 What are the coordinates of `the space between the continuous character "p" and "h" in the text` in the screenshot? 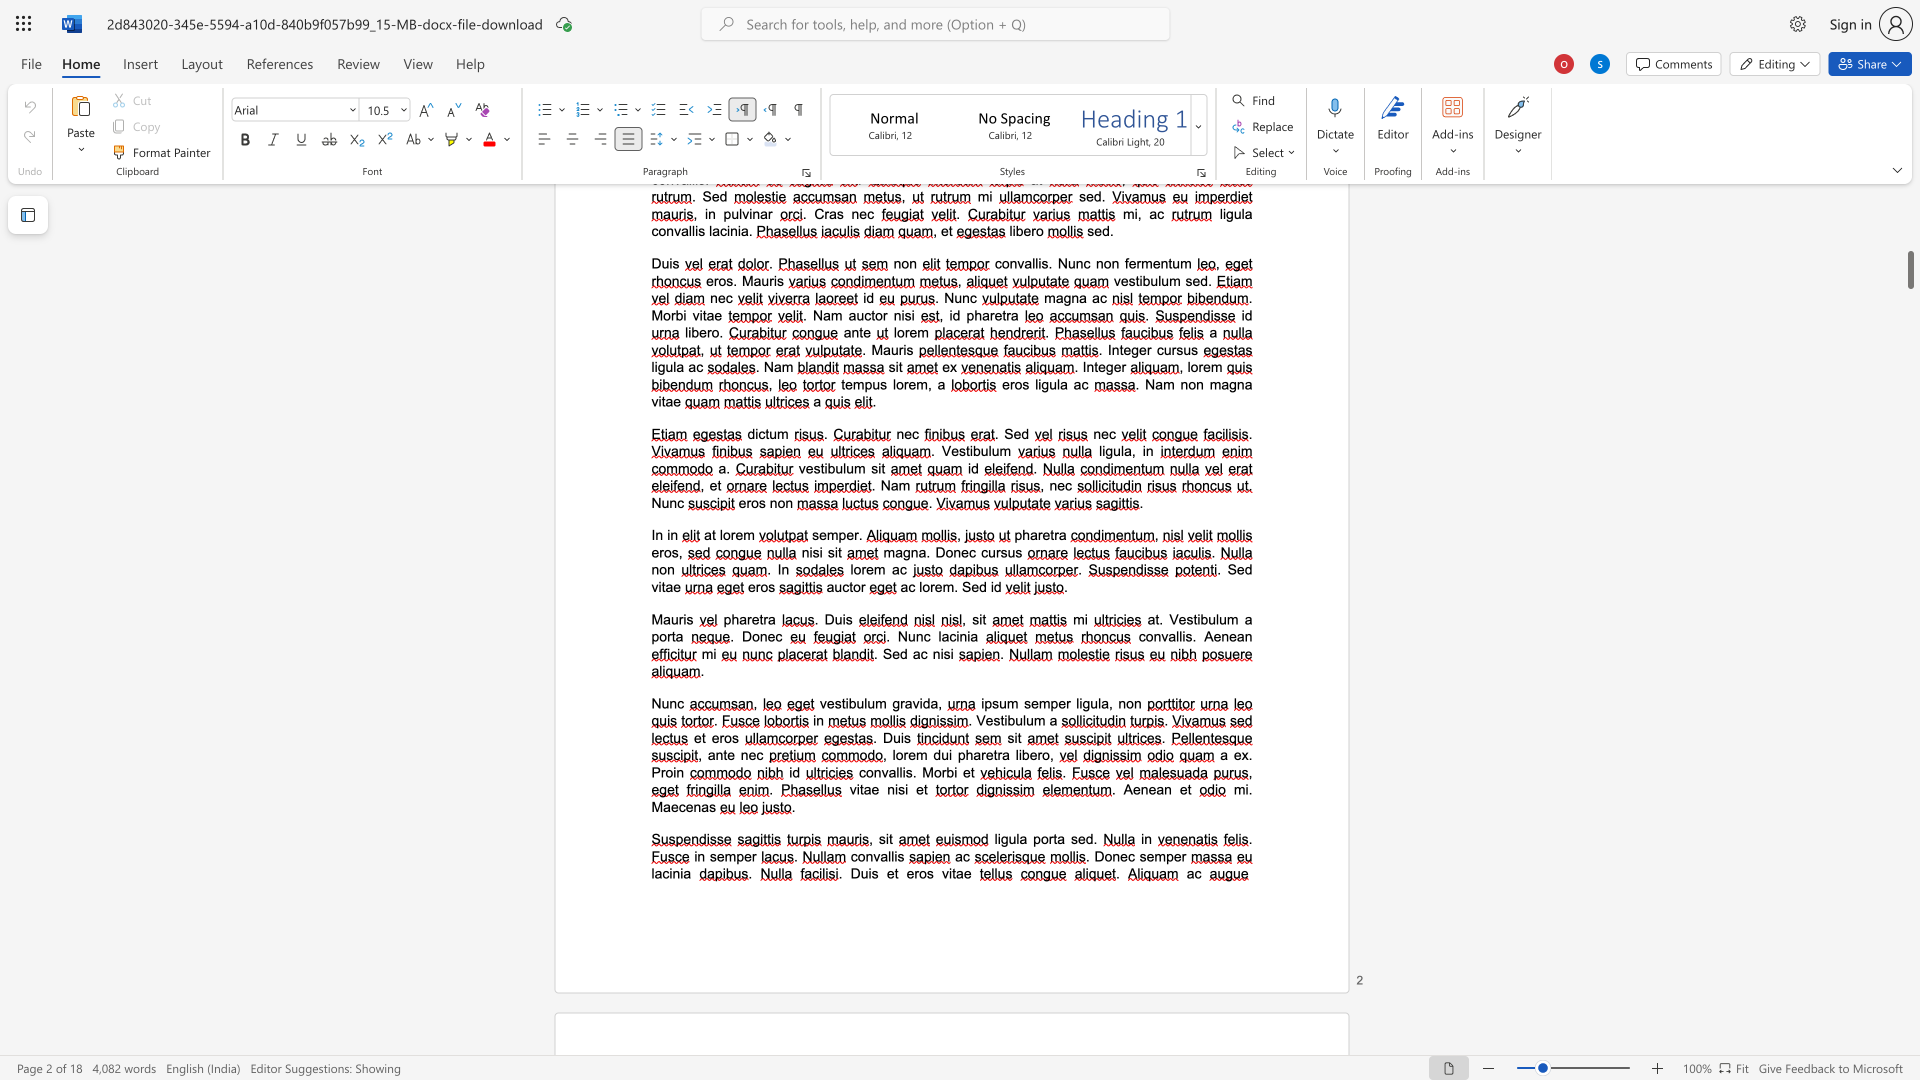 It's located at (730, 618).